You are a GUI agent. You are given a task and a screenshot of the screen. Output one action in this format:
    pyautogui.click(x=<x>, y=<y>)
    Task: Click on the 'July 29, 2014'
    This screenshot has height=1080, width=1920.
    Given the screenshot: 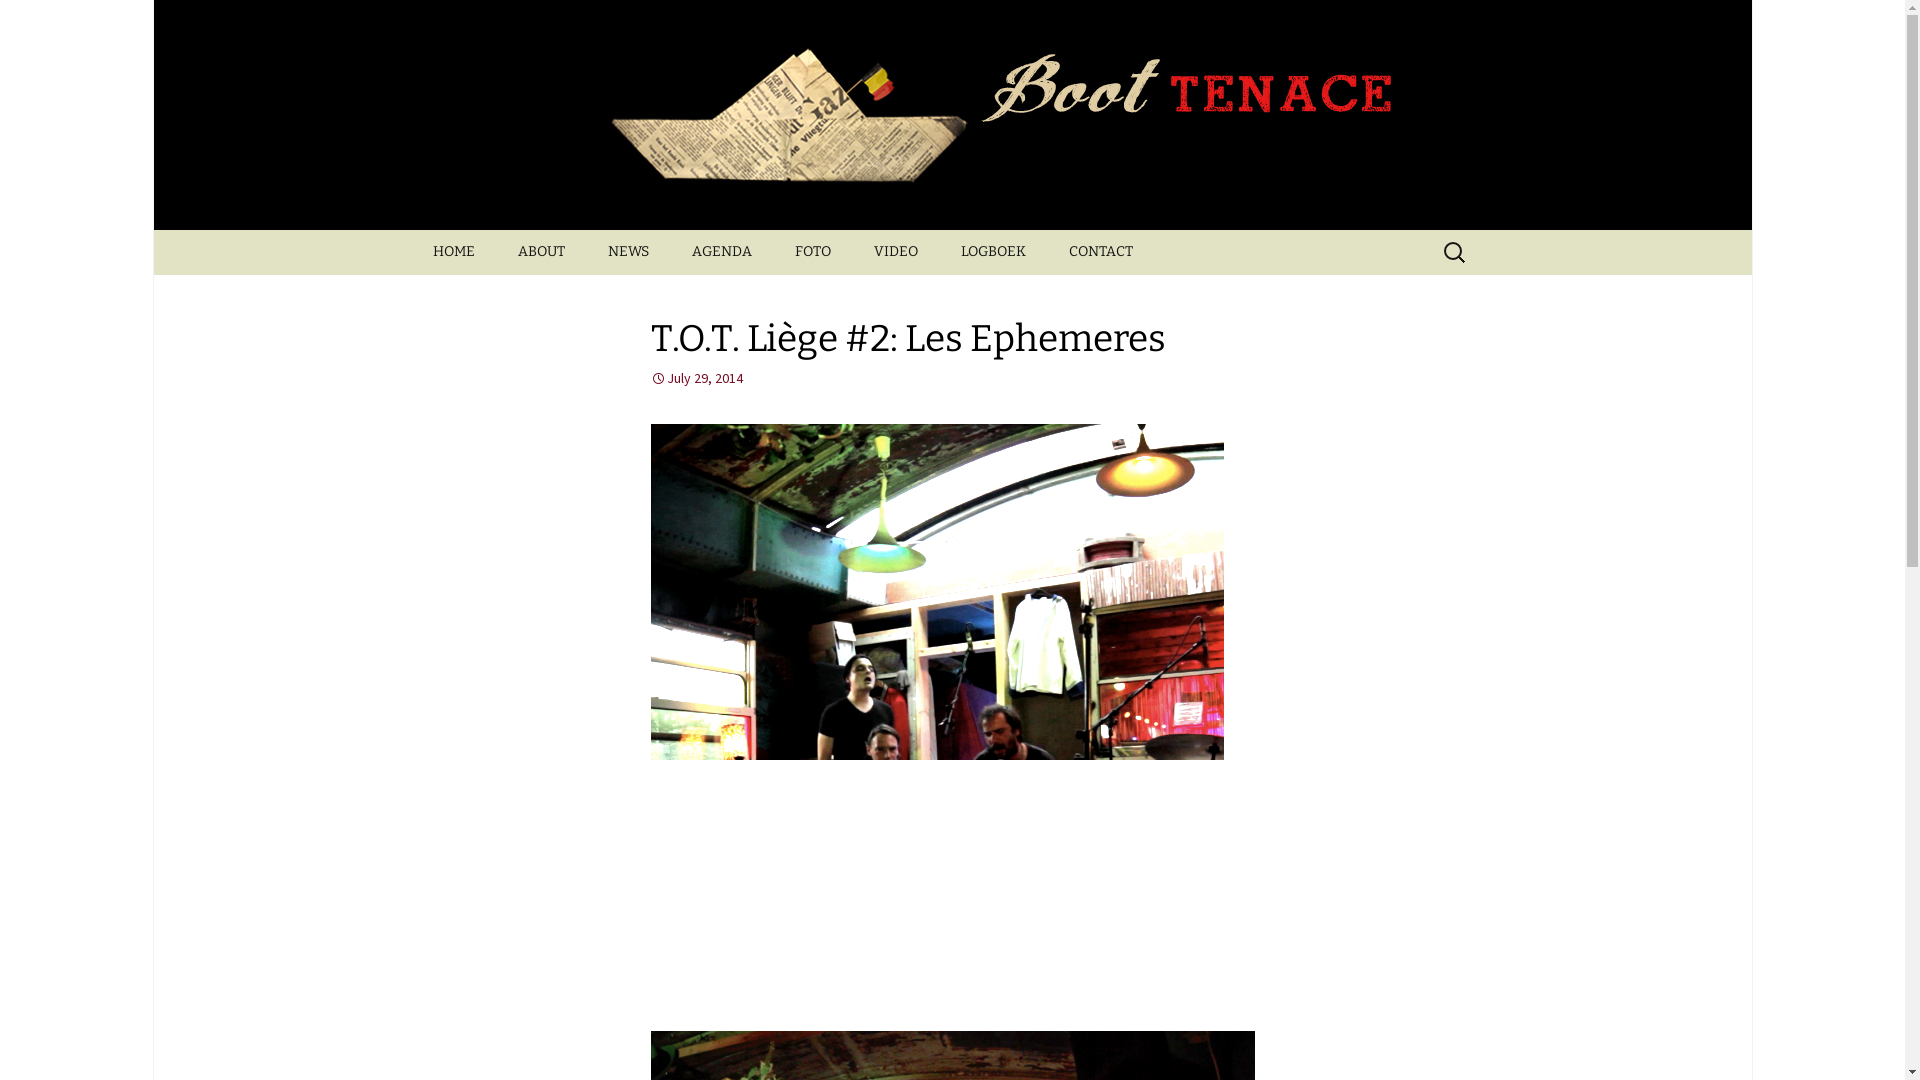 What is the action you would take?
    pyautogui.click(x=696, y=378)
    